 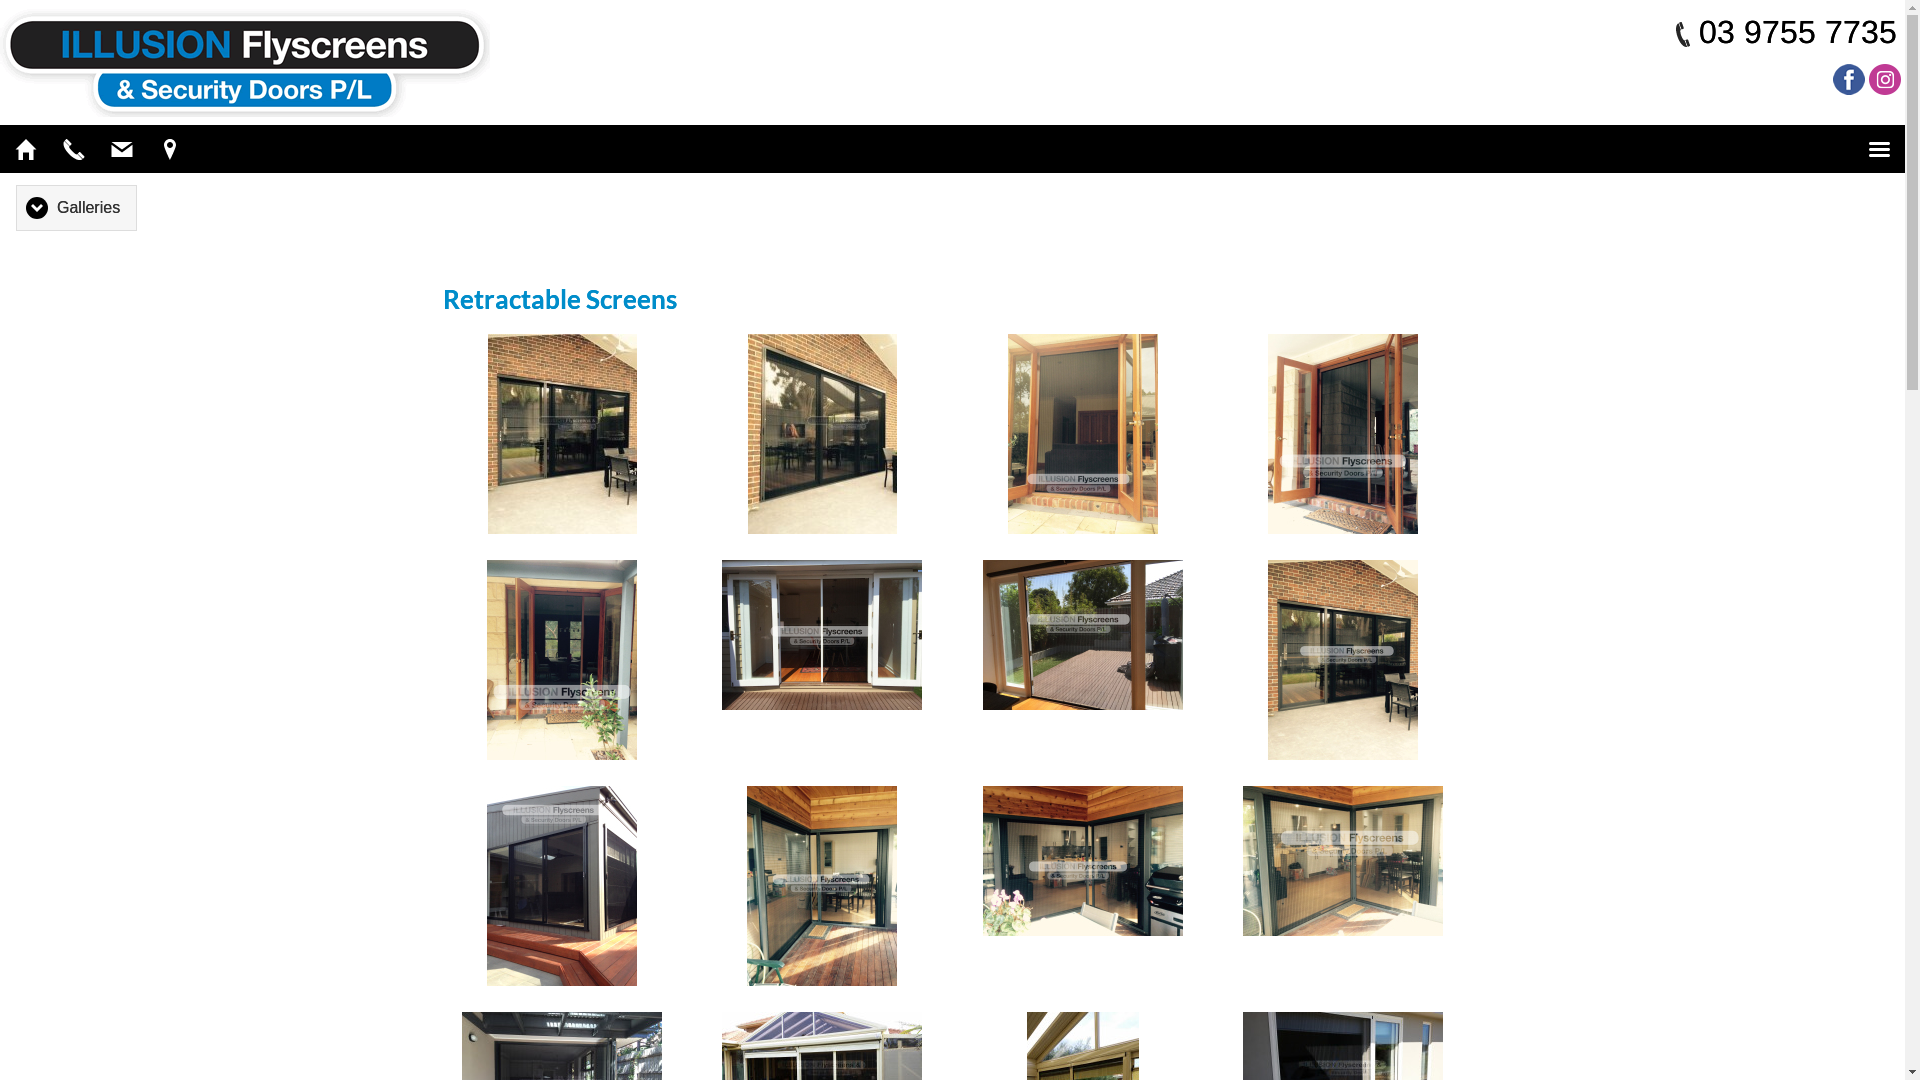 What do you see at coordinates (120, 148) in the screenshot?
I see `'EMAIL'` at bounding box center [120, 148].